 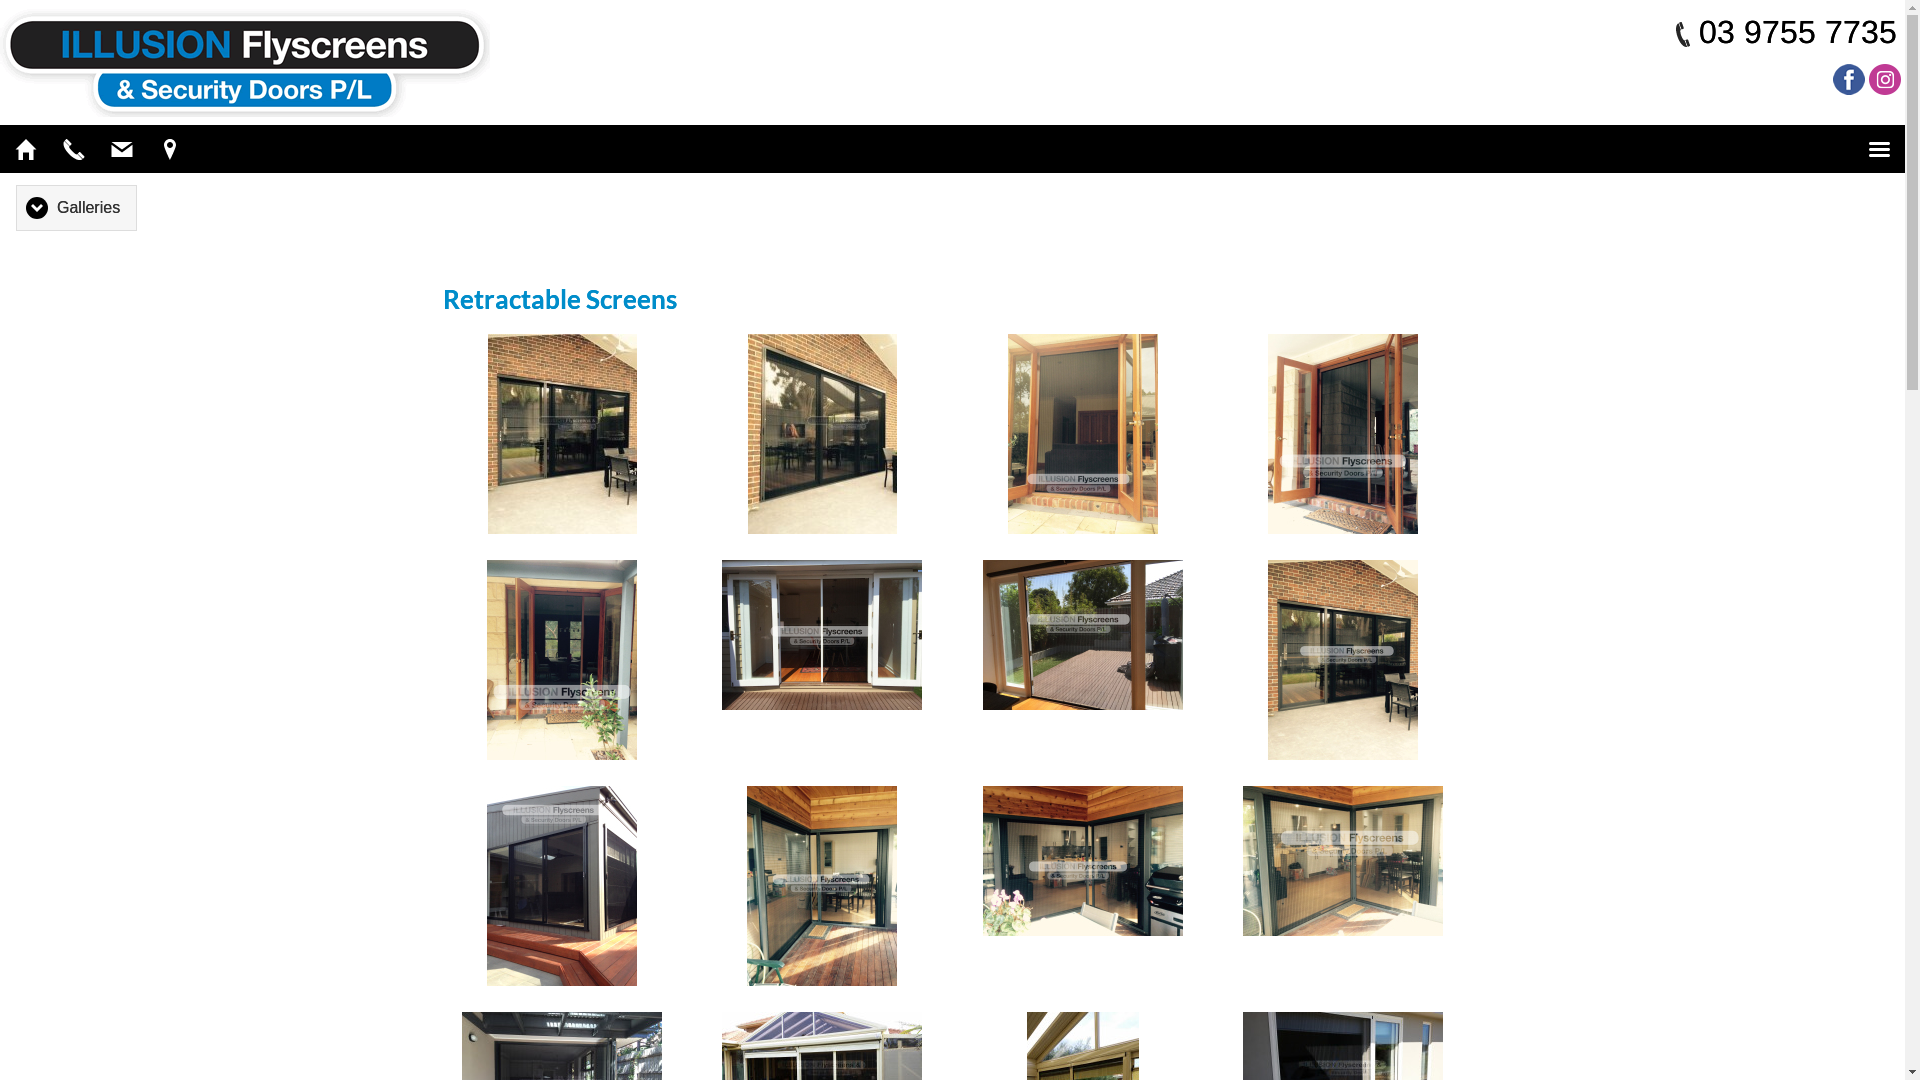 What do you see at coordinates (120, 148) in the screenshot?
I see `'EMAIL'` at bounding box center [120, 148].